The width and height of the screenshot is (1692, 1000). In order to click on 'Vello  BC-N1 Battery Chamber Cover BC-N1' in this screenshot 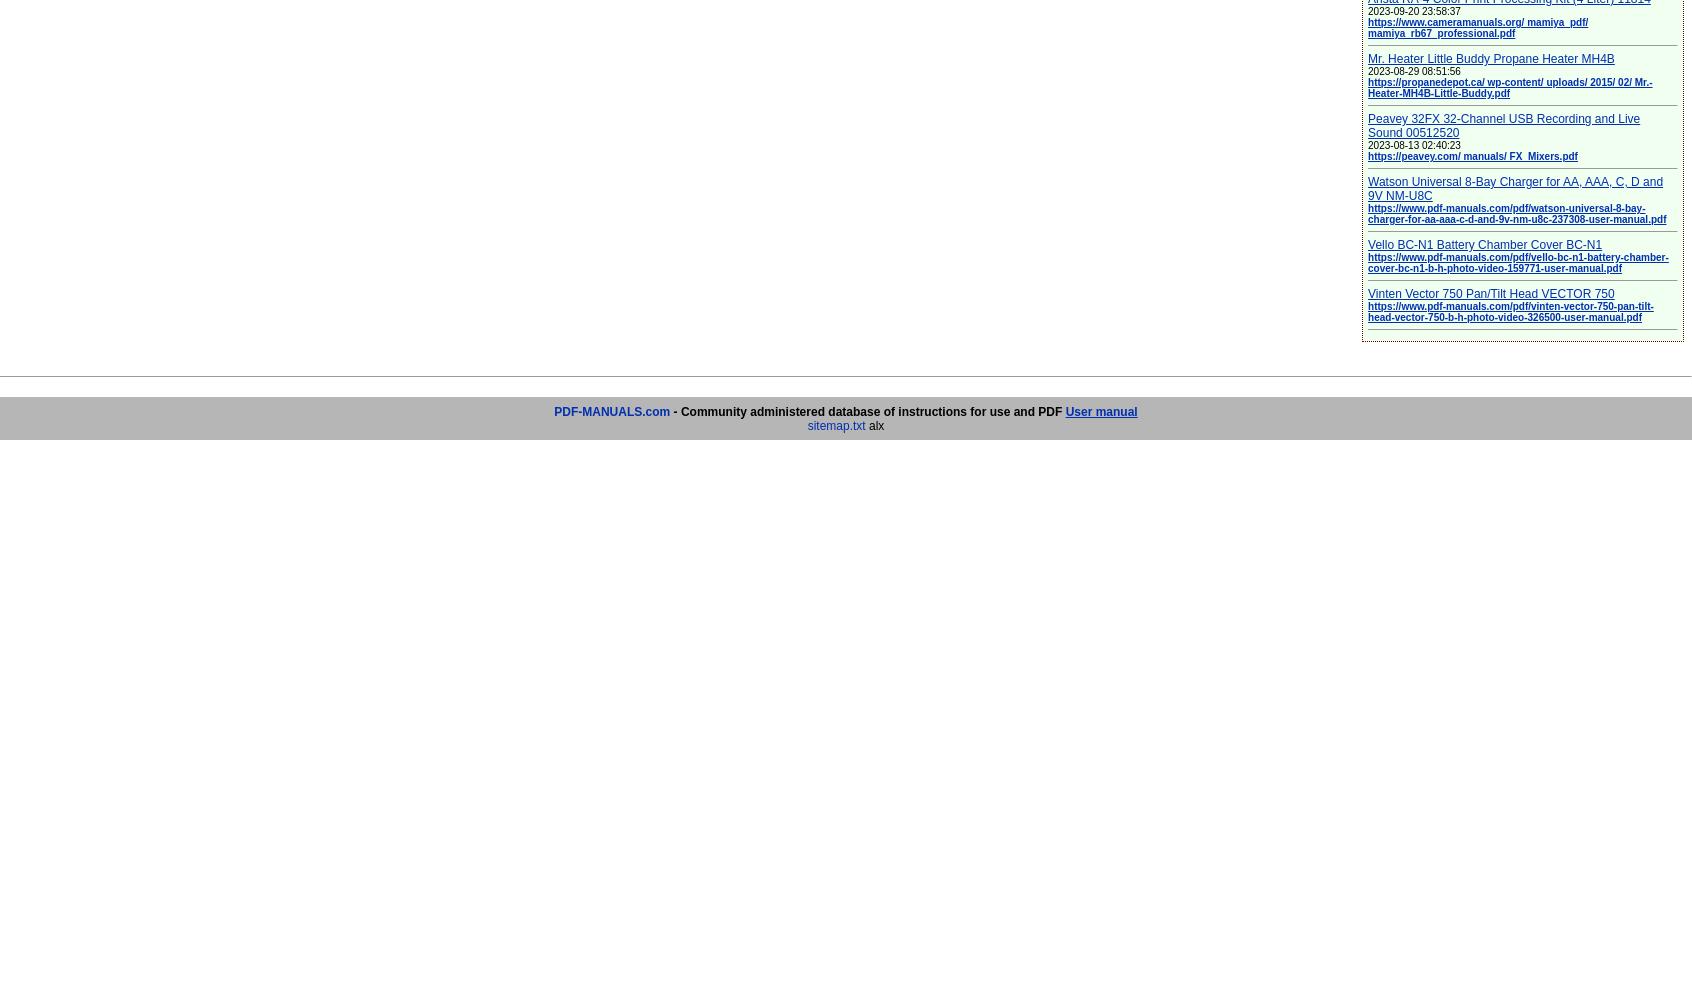, I will do `click(1485, 244)`.